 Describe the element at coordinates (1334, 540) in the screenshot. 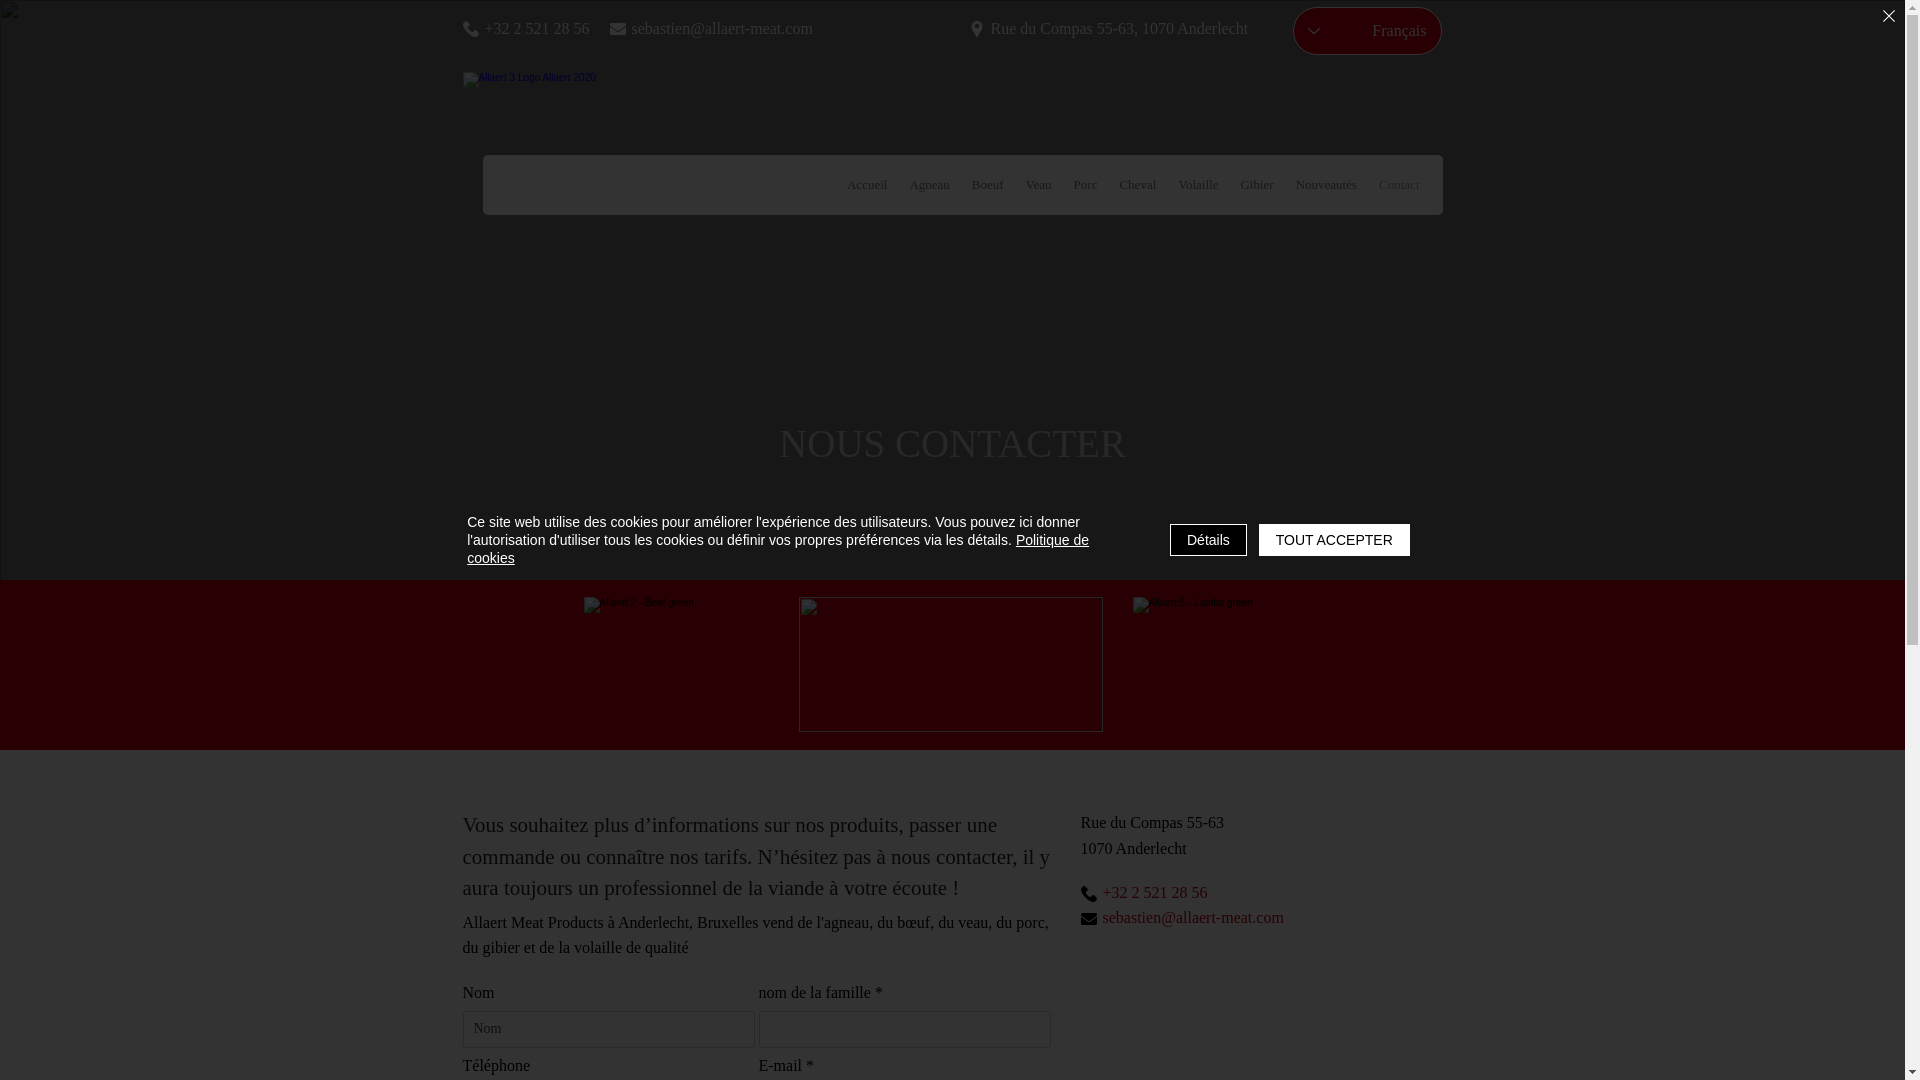

I see `'TOUT ACCEPTER'` at that location.